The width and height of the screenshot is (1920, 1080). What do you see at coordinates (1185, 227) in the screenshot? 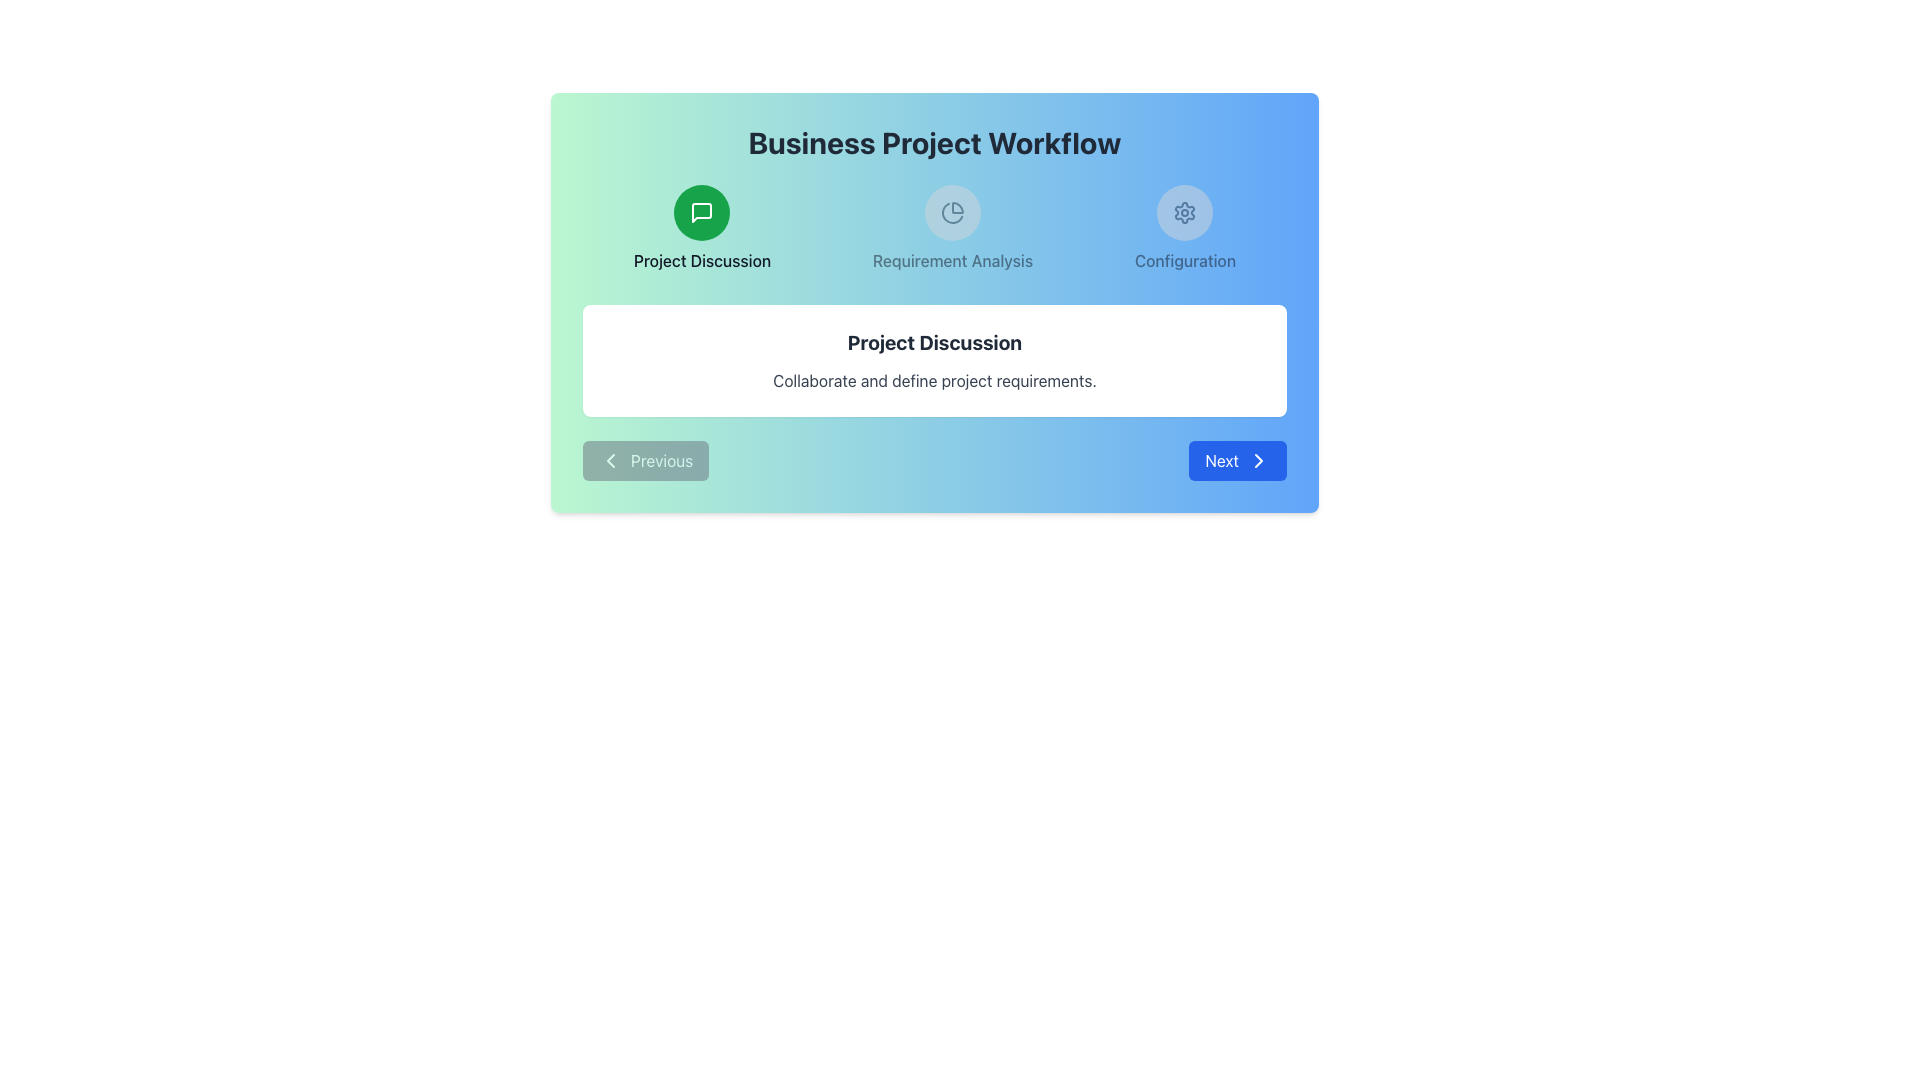
I see `the static icon representing configuration settings related to the workflow, located in the top-right quadrant of the interface` at bounding box center [1185, 227].